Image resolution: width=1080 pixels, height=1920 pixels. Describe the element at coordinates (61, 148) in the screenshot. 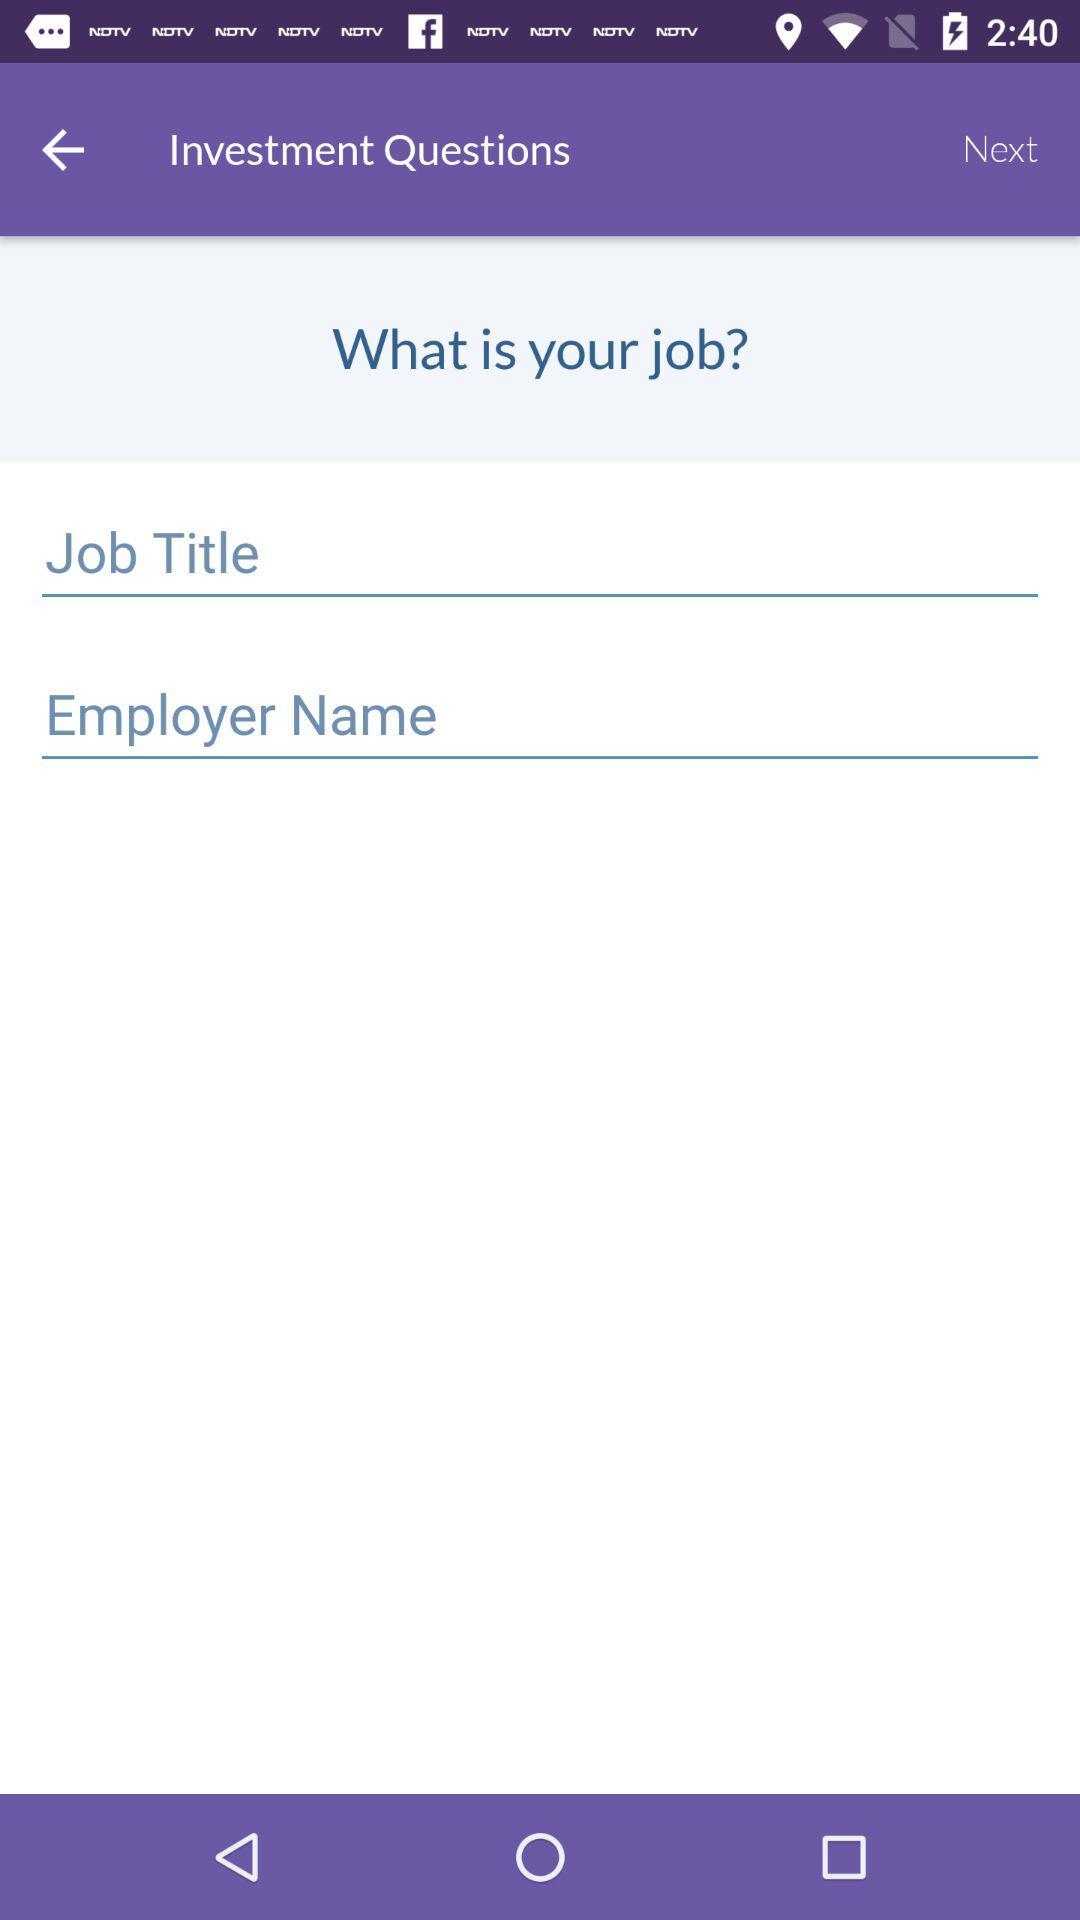

I see `item at the top left corner` at that location.